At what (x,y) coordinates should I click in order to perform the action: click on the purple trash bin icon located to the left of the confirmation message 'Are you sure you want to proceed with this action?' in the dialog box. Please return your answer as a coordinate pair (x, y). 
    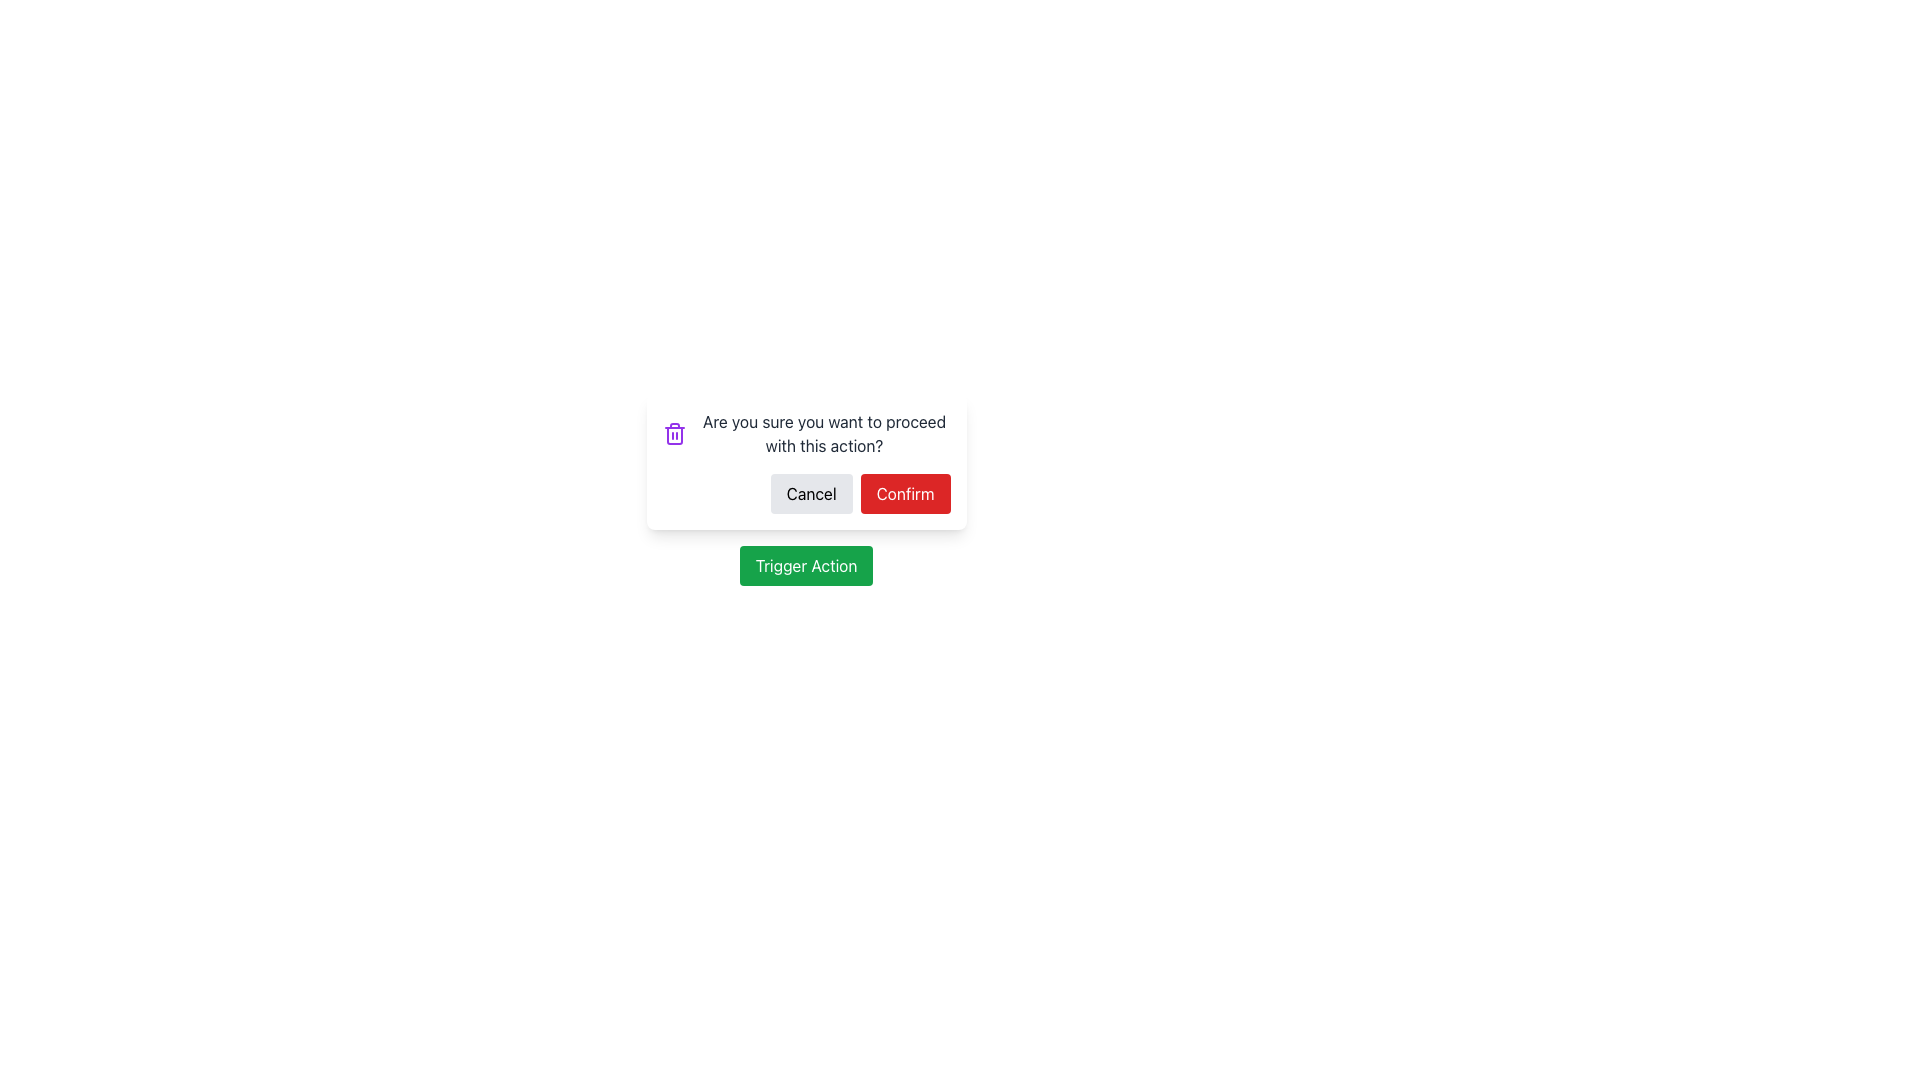
    Looking at the image, I should click on (674, 433).